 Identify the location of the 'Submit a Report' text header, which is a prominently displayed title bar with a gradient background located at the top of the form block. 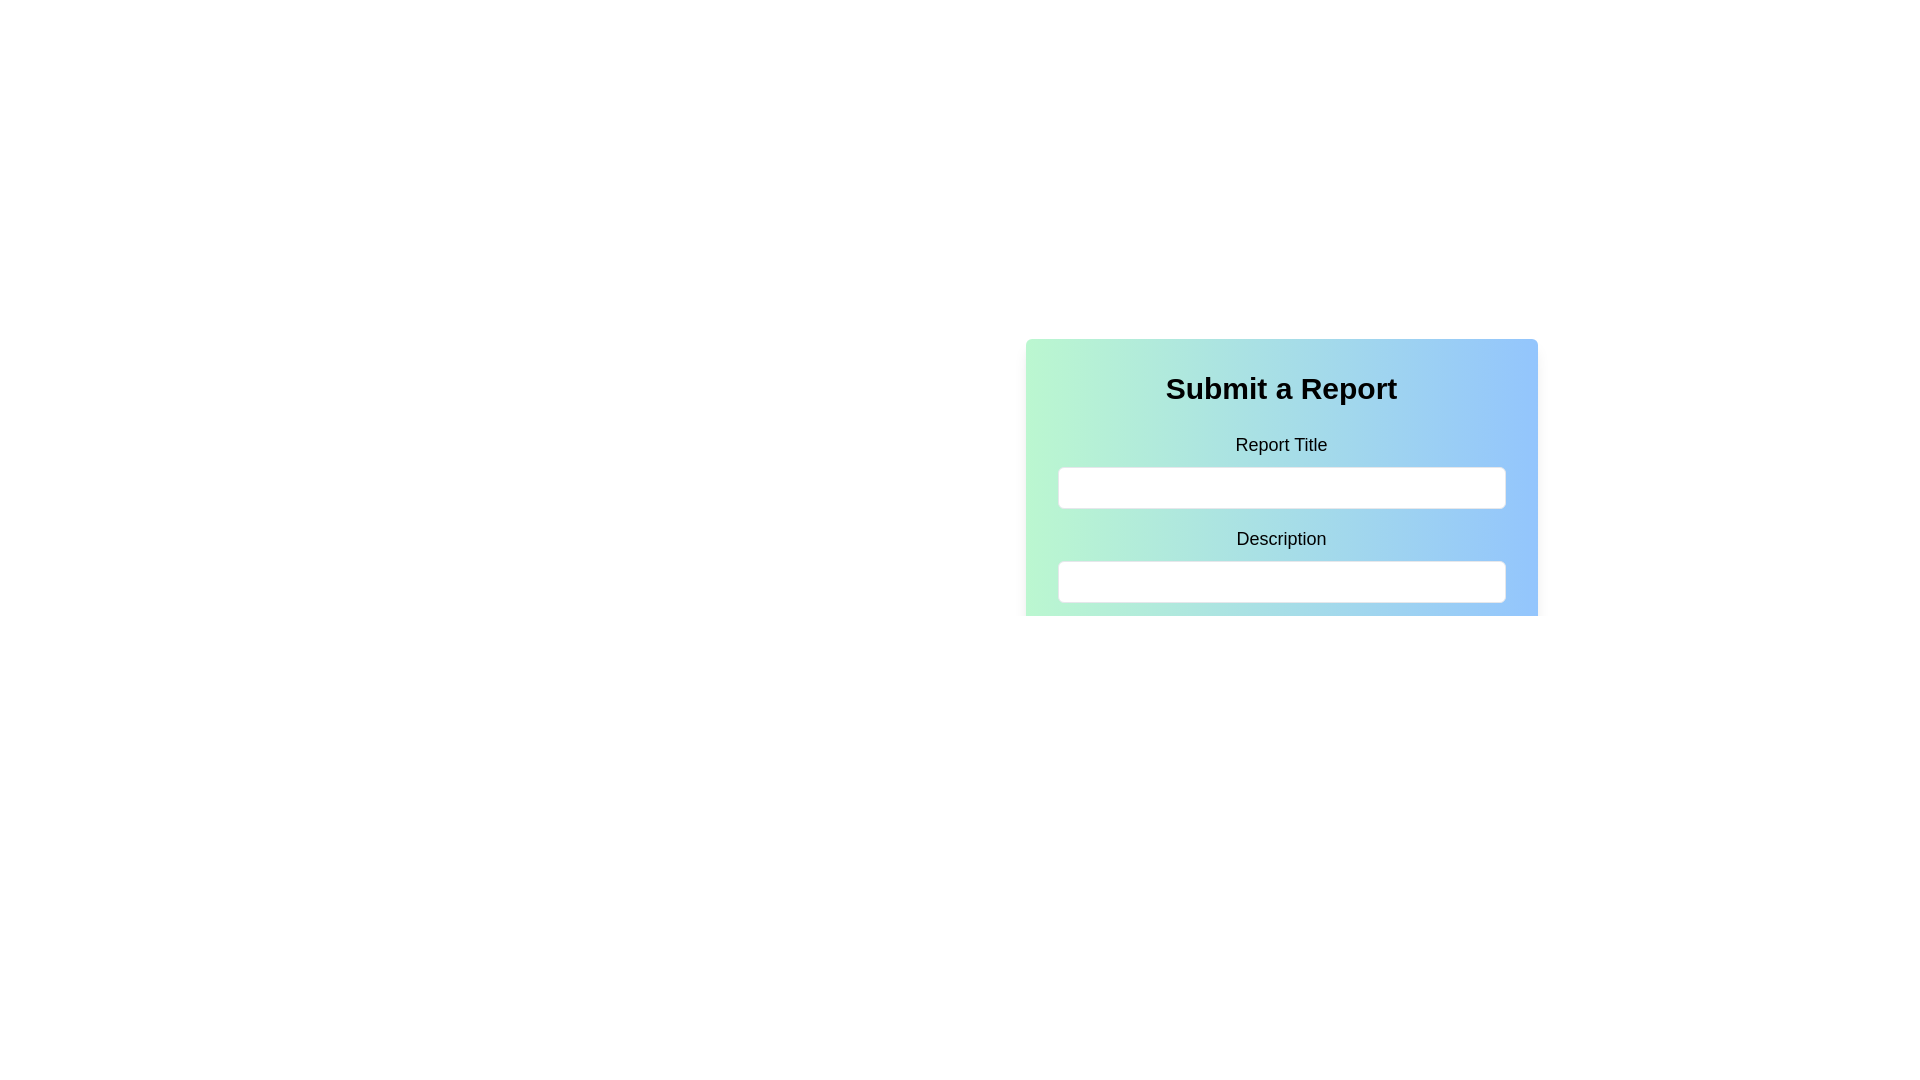
(1281, 389).